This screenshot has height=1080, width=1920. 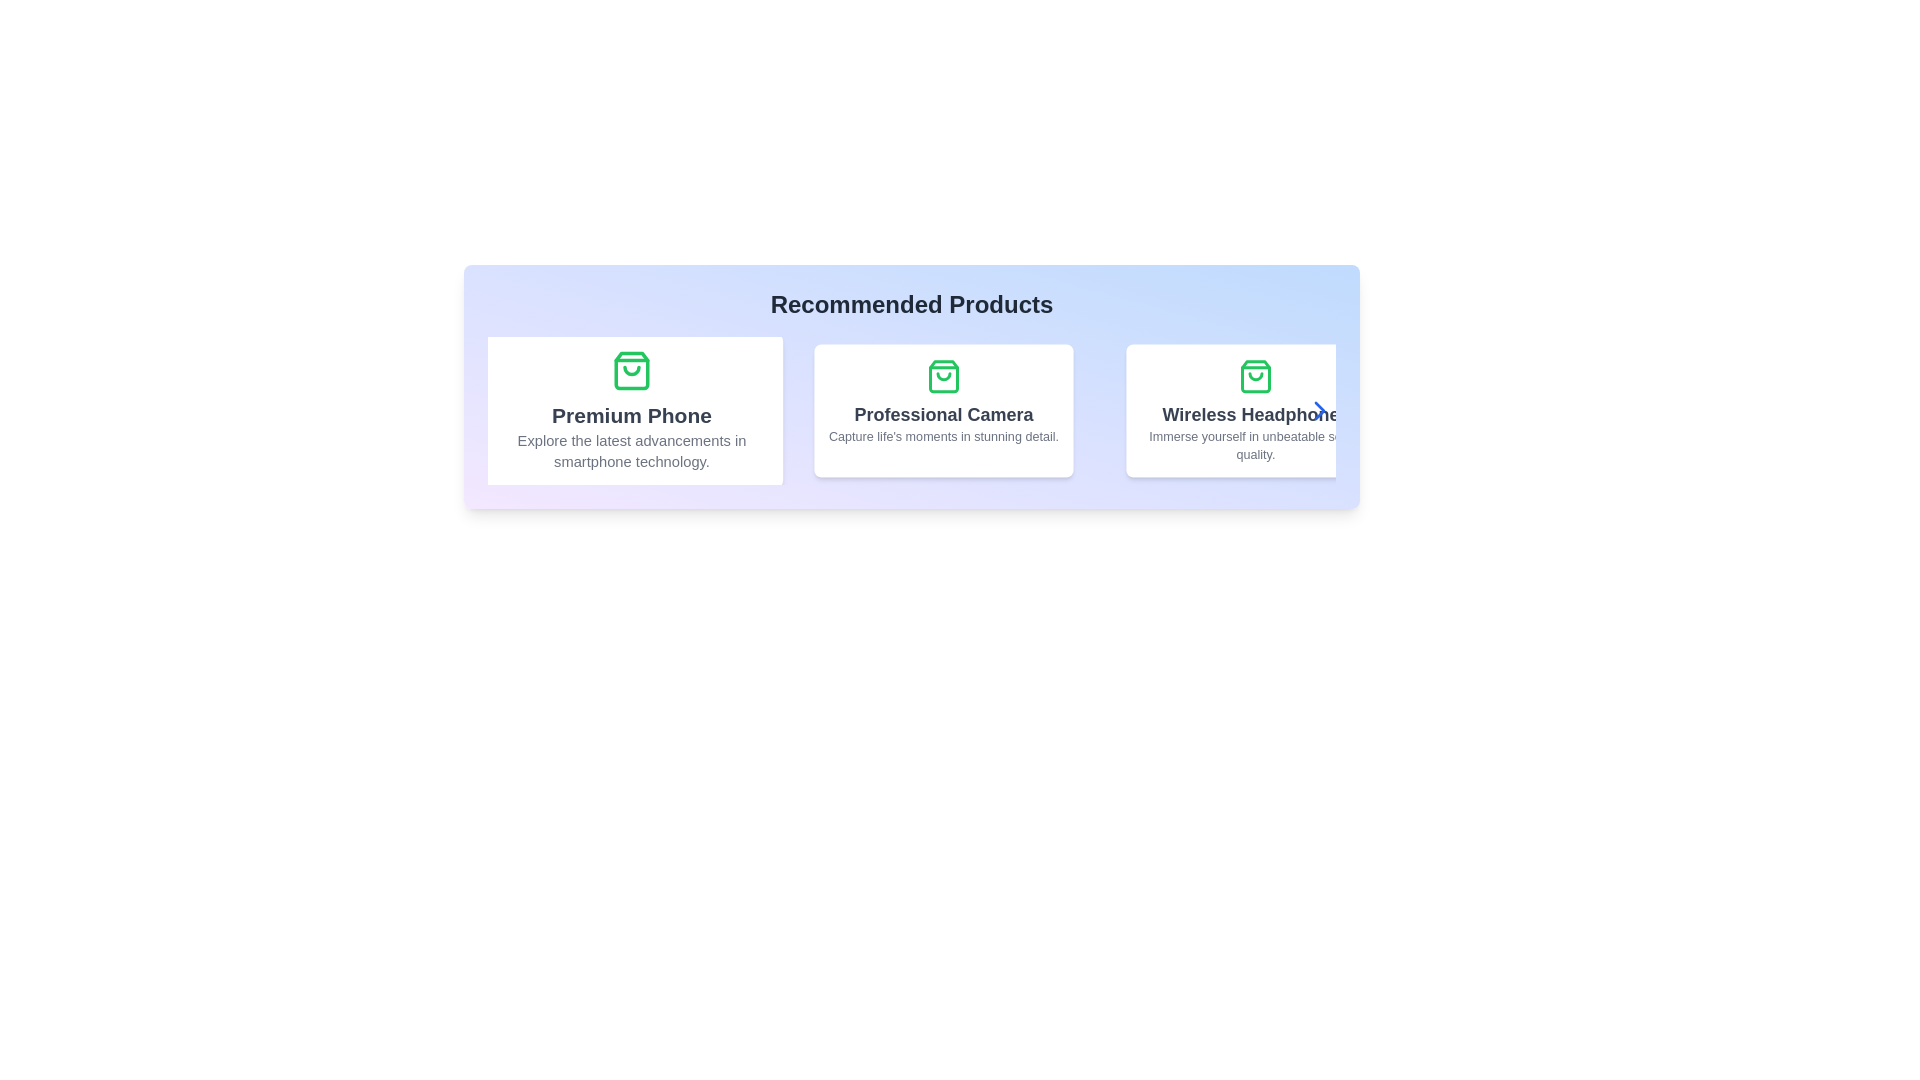 What do you see at coordinates (504, 410) in the screenshot?
I see `the left navigation button to navigate to the previous product` at bounding box center [504, 410].